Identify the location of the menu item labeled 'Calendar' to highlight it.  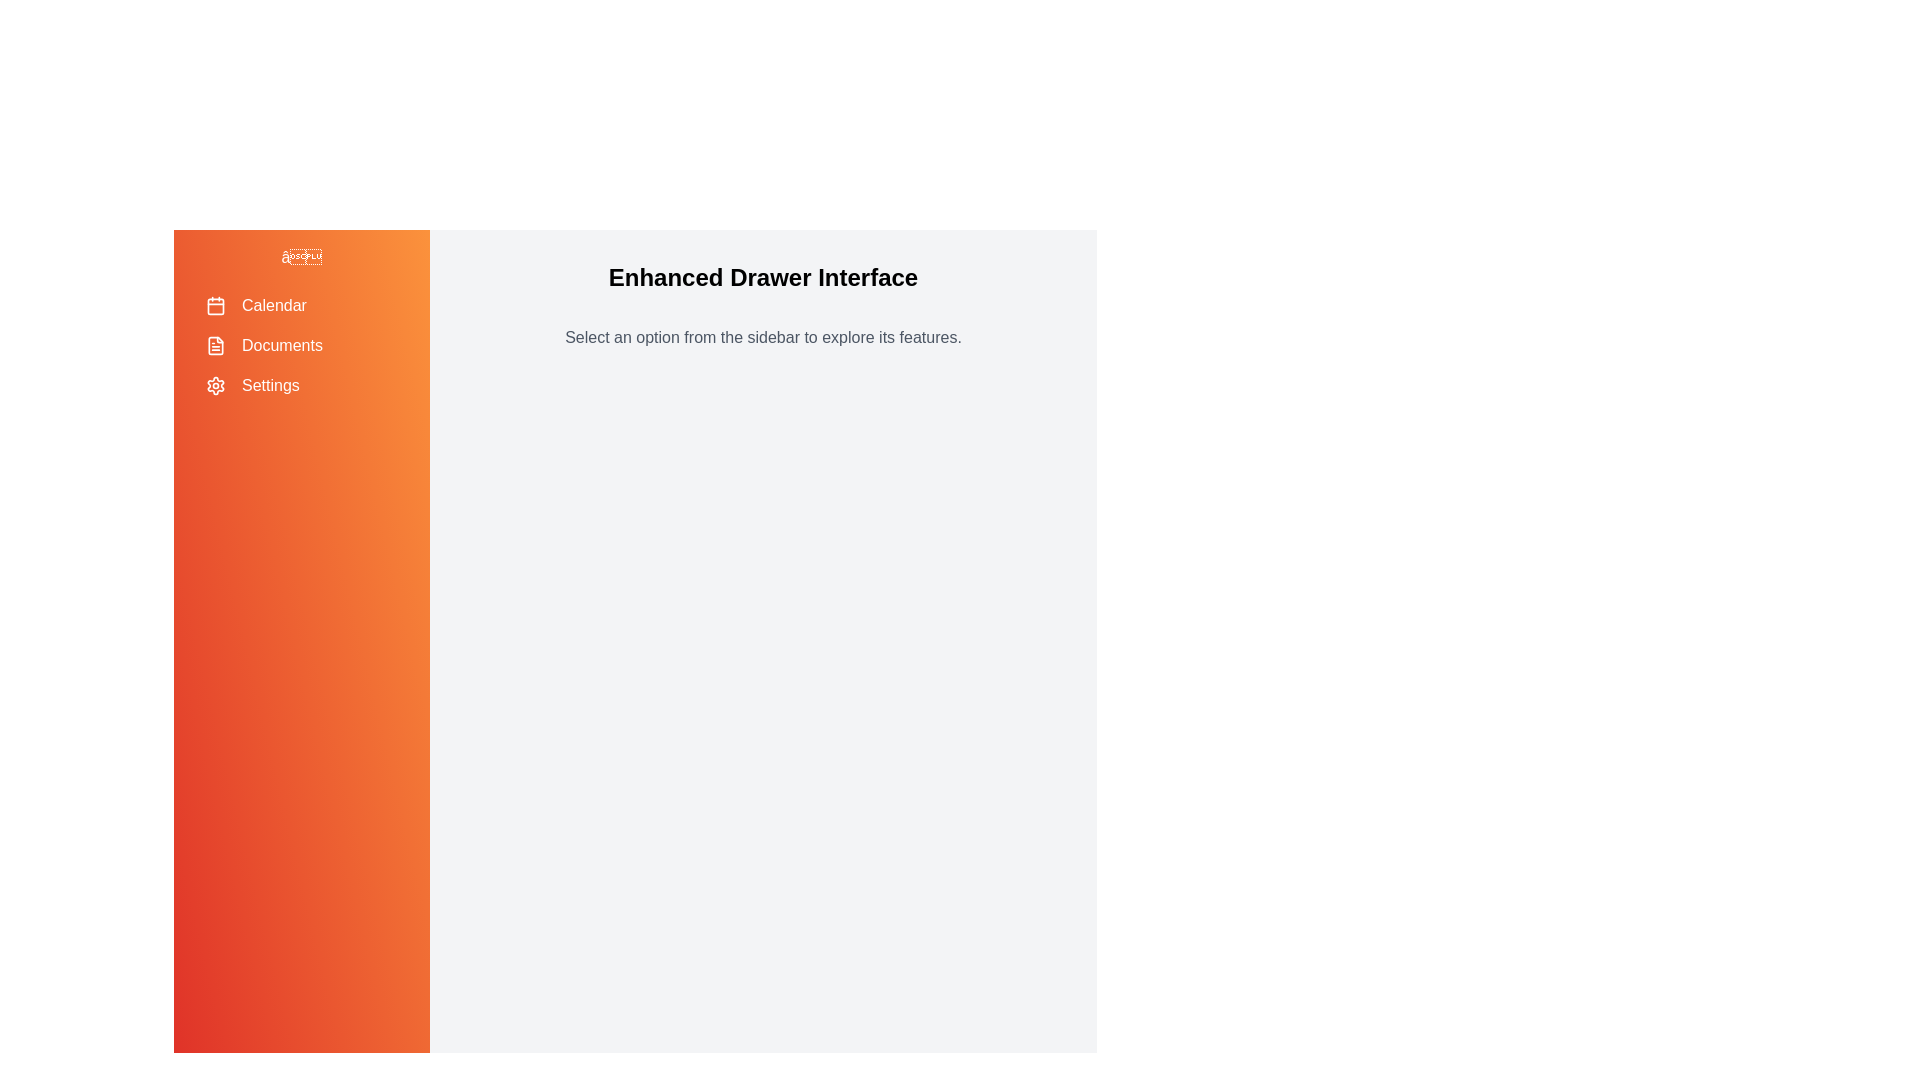
(301, 305).